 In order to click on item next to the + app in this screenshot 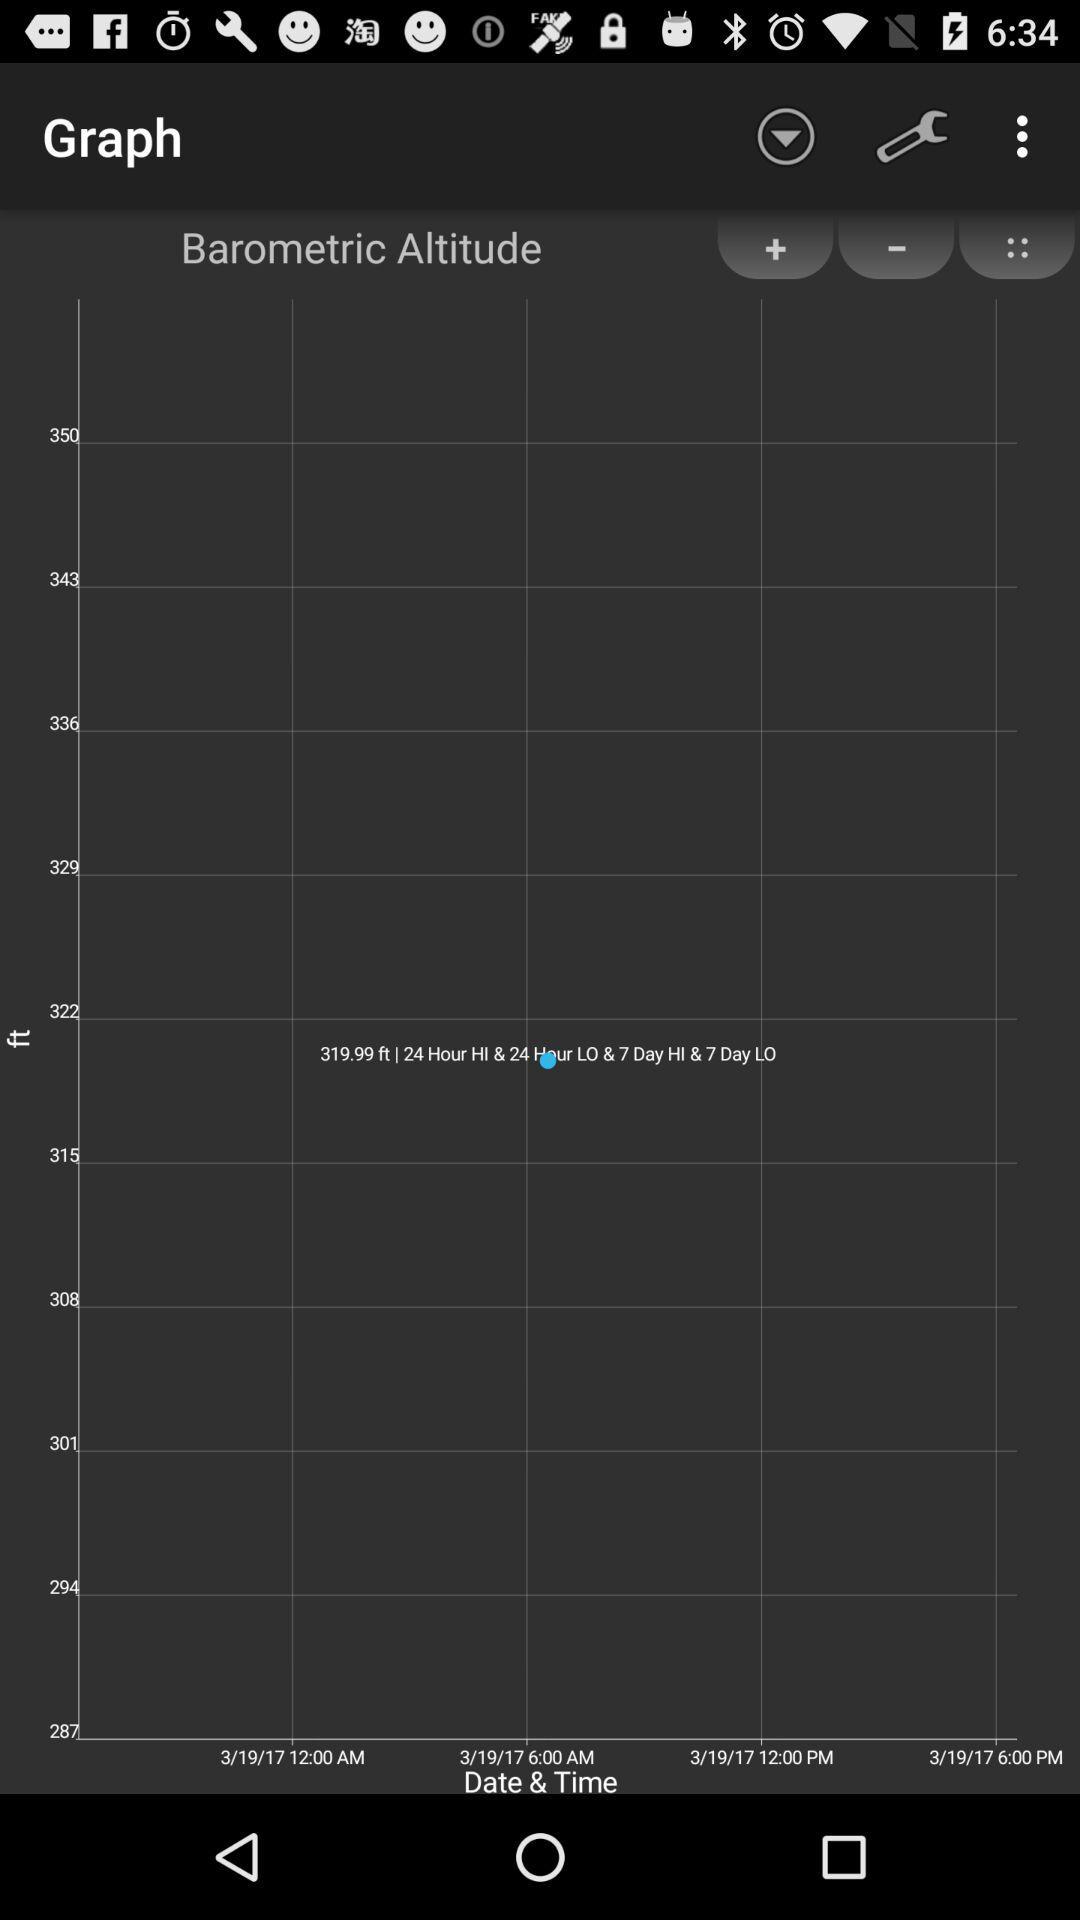, I will do `click(895, 246)`.